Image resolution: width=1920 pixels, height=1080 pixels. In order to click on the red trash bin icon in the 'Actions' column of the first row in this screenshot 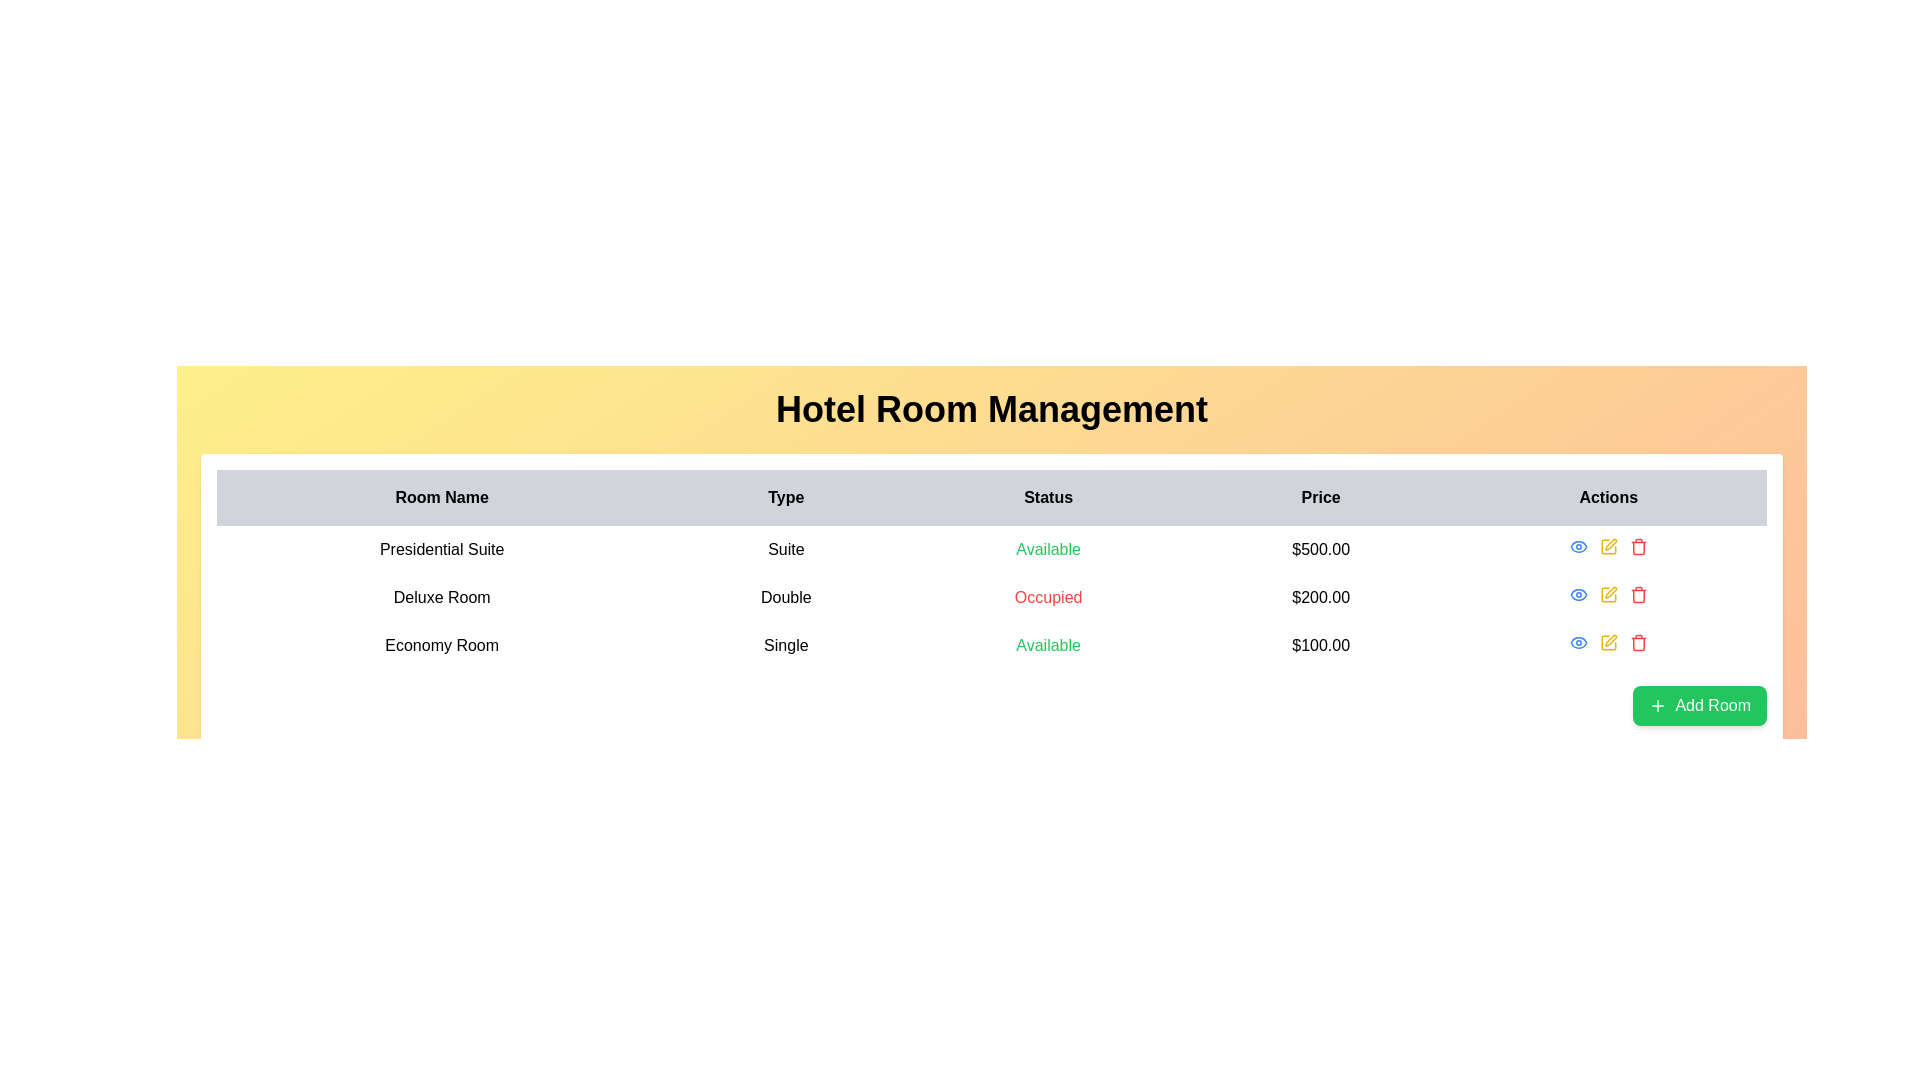, I will do `click(1638, 547)`.